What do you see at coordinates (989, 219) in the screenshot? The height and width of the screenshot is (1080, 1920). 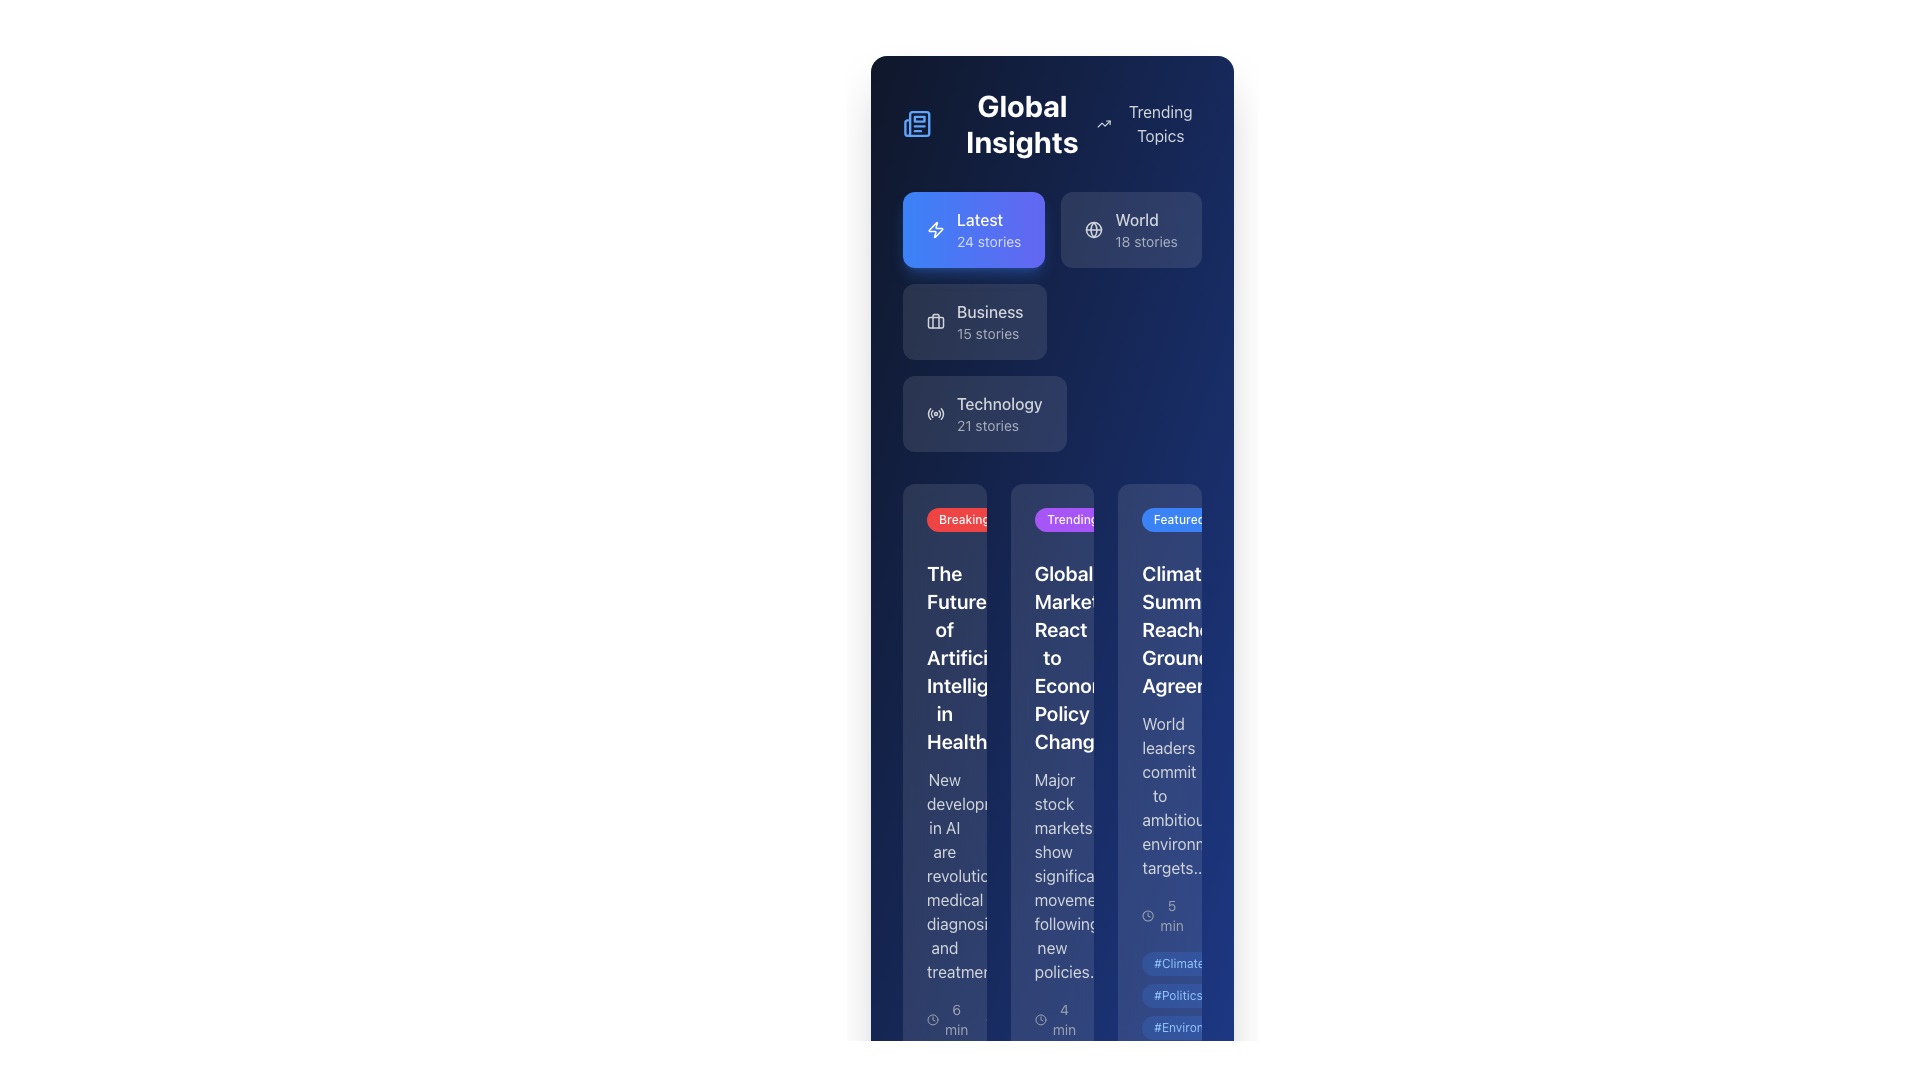 I see `the text label displaying 'Latest'` at bounding box center [989, 219].